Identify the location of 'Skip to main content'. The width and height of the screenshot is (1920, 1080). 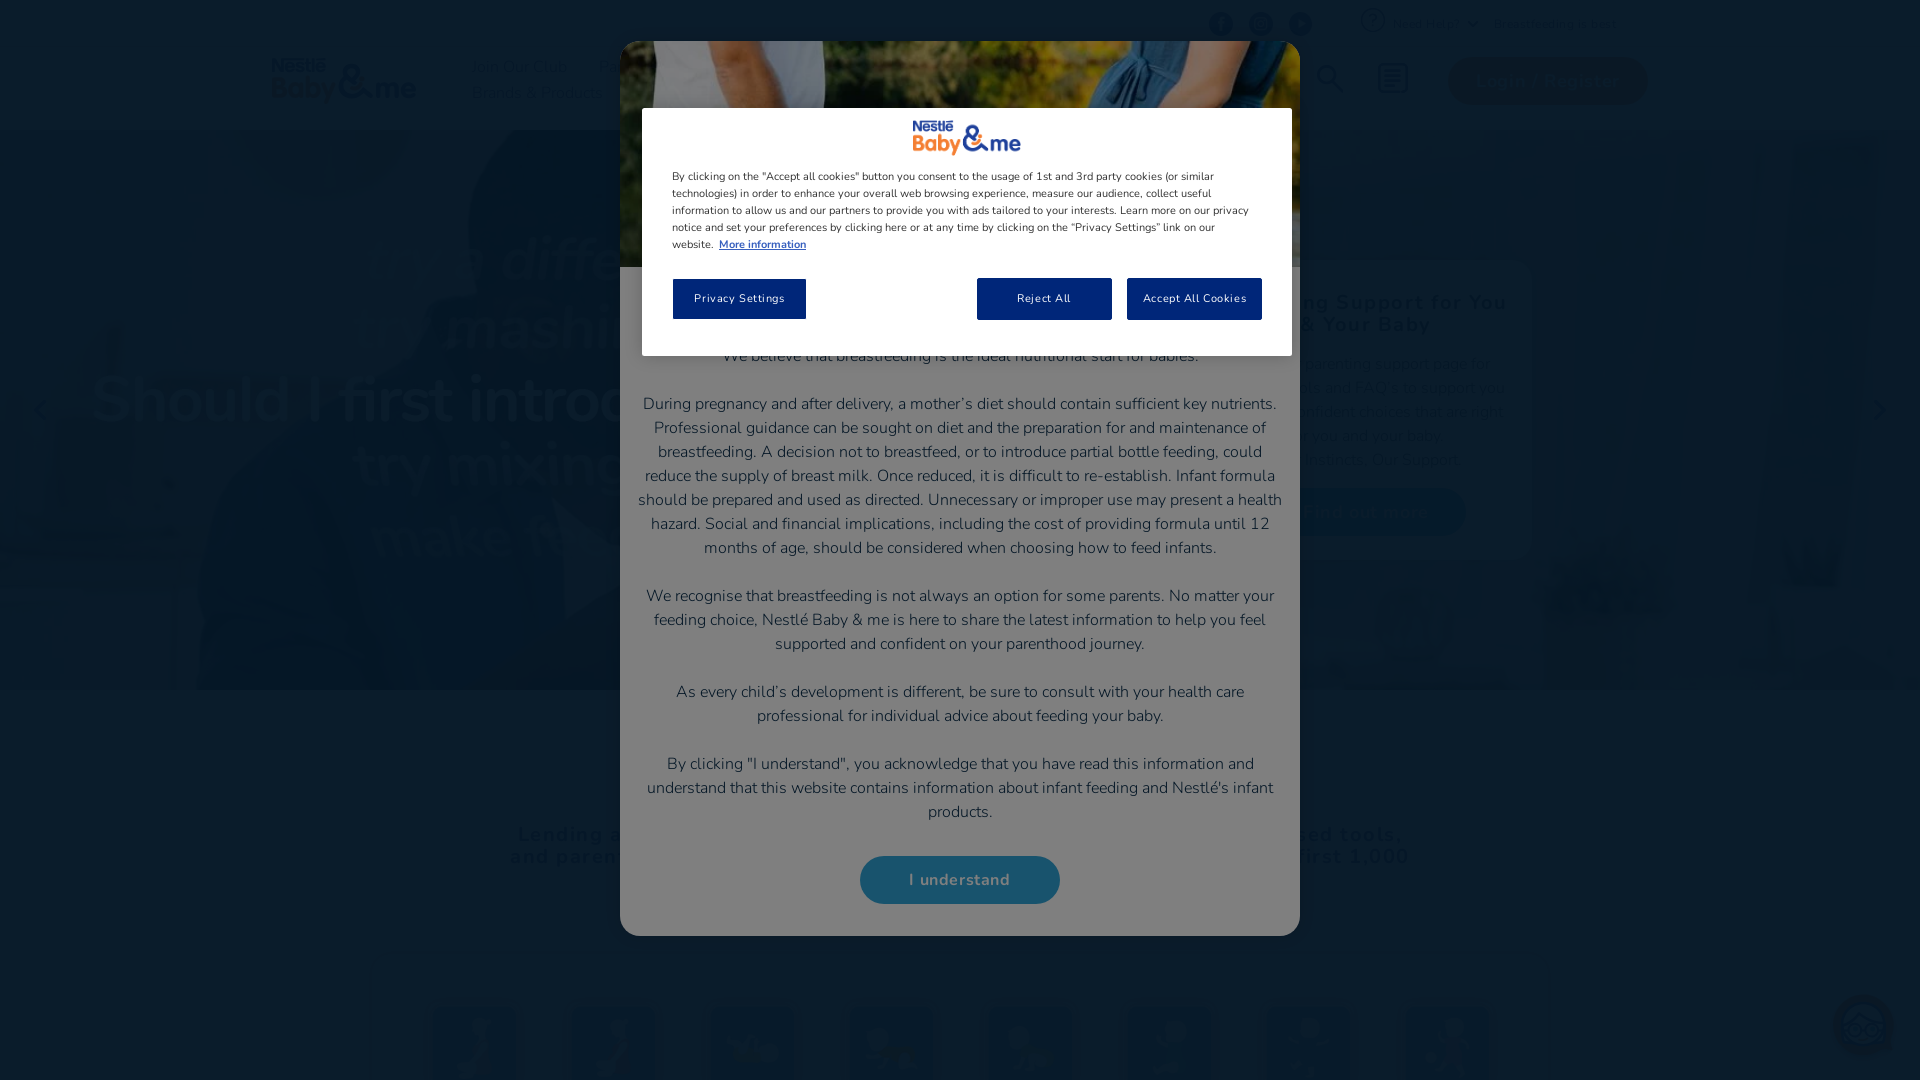
(0, 0).